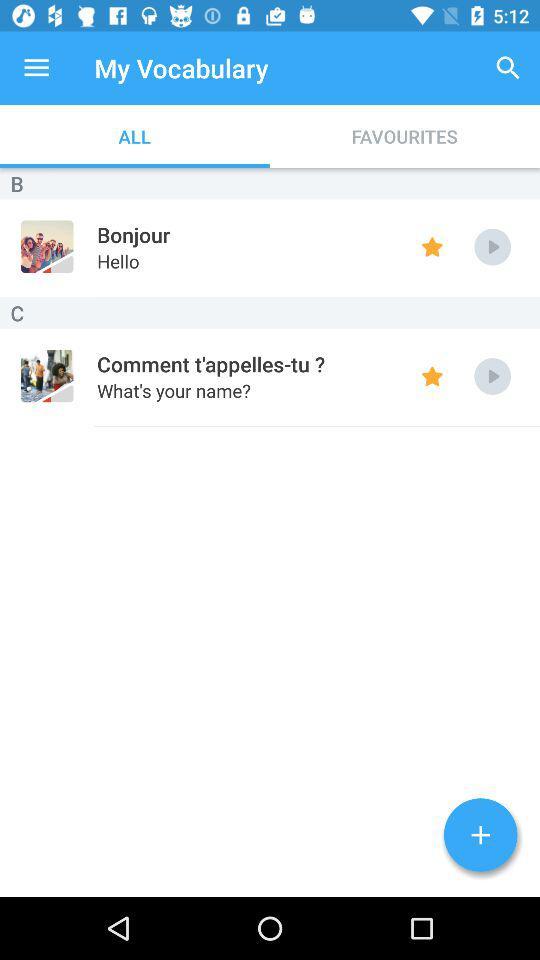 This screenshot has height=960, width=540. Describe the element at coordinates (36, 68) in the screenshot. I see `app to the left of my vocabulary icon` at that location.